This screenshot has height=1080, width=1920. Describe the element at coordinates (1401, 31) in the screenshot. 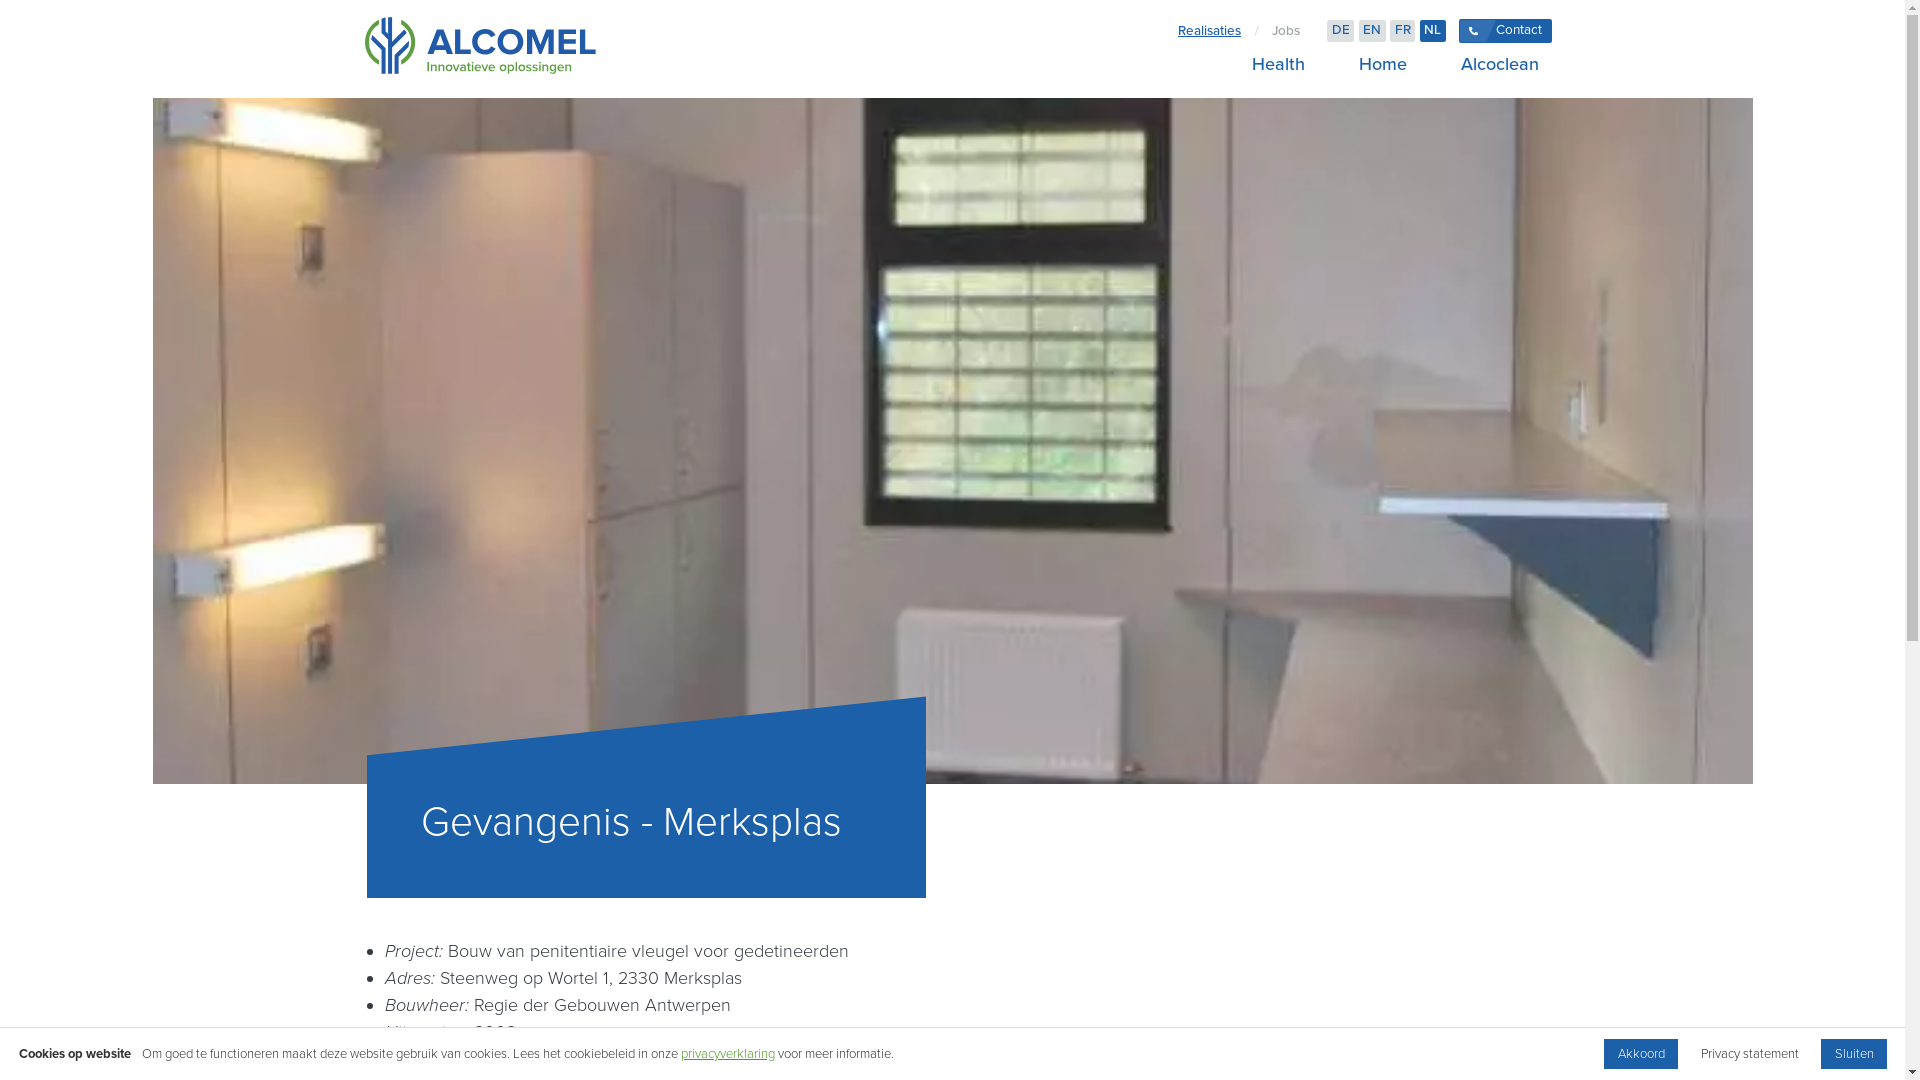

I see `'FR'` at that location.